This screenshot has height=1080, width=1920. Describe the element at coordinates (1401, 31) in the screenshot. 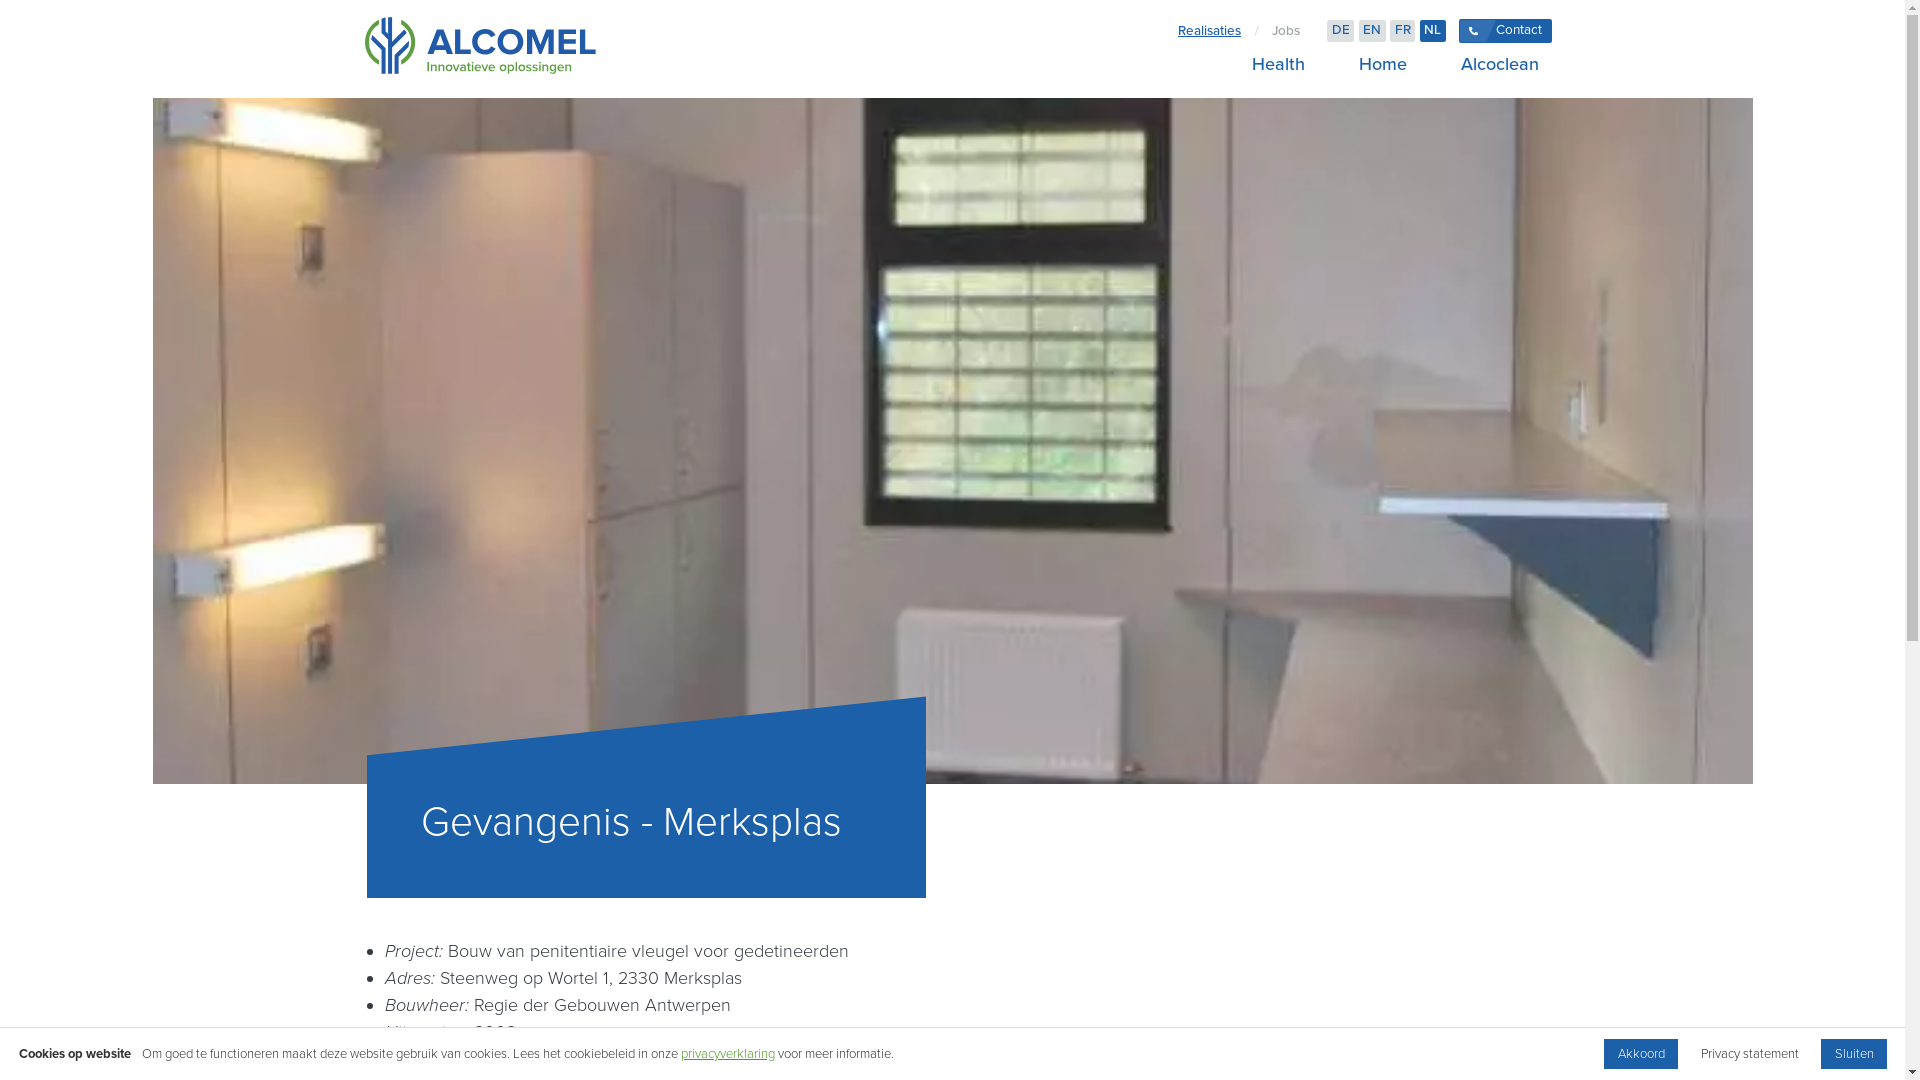

I see `'FR'` at that location.